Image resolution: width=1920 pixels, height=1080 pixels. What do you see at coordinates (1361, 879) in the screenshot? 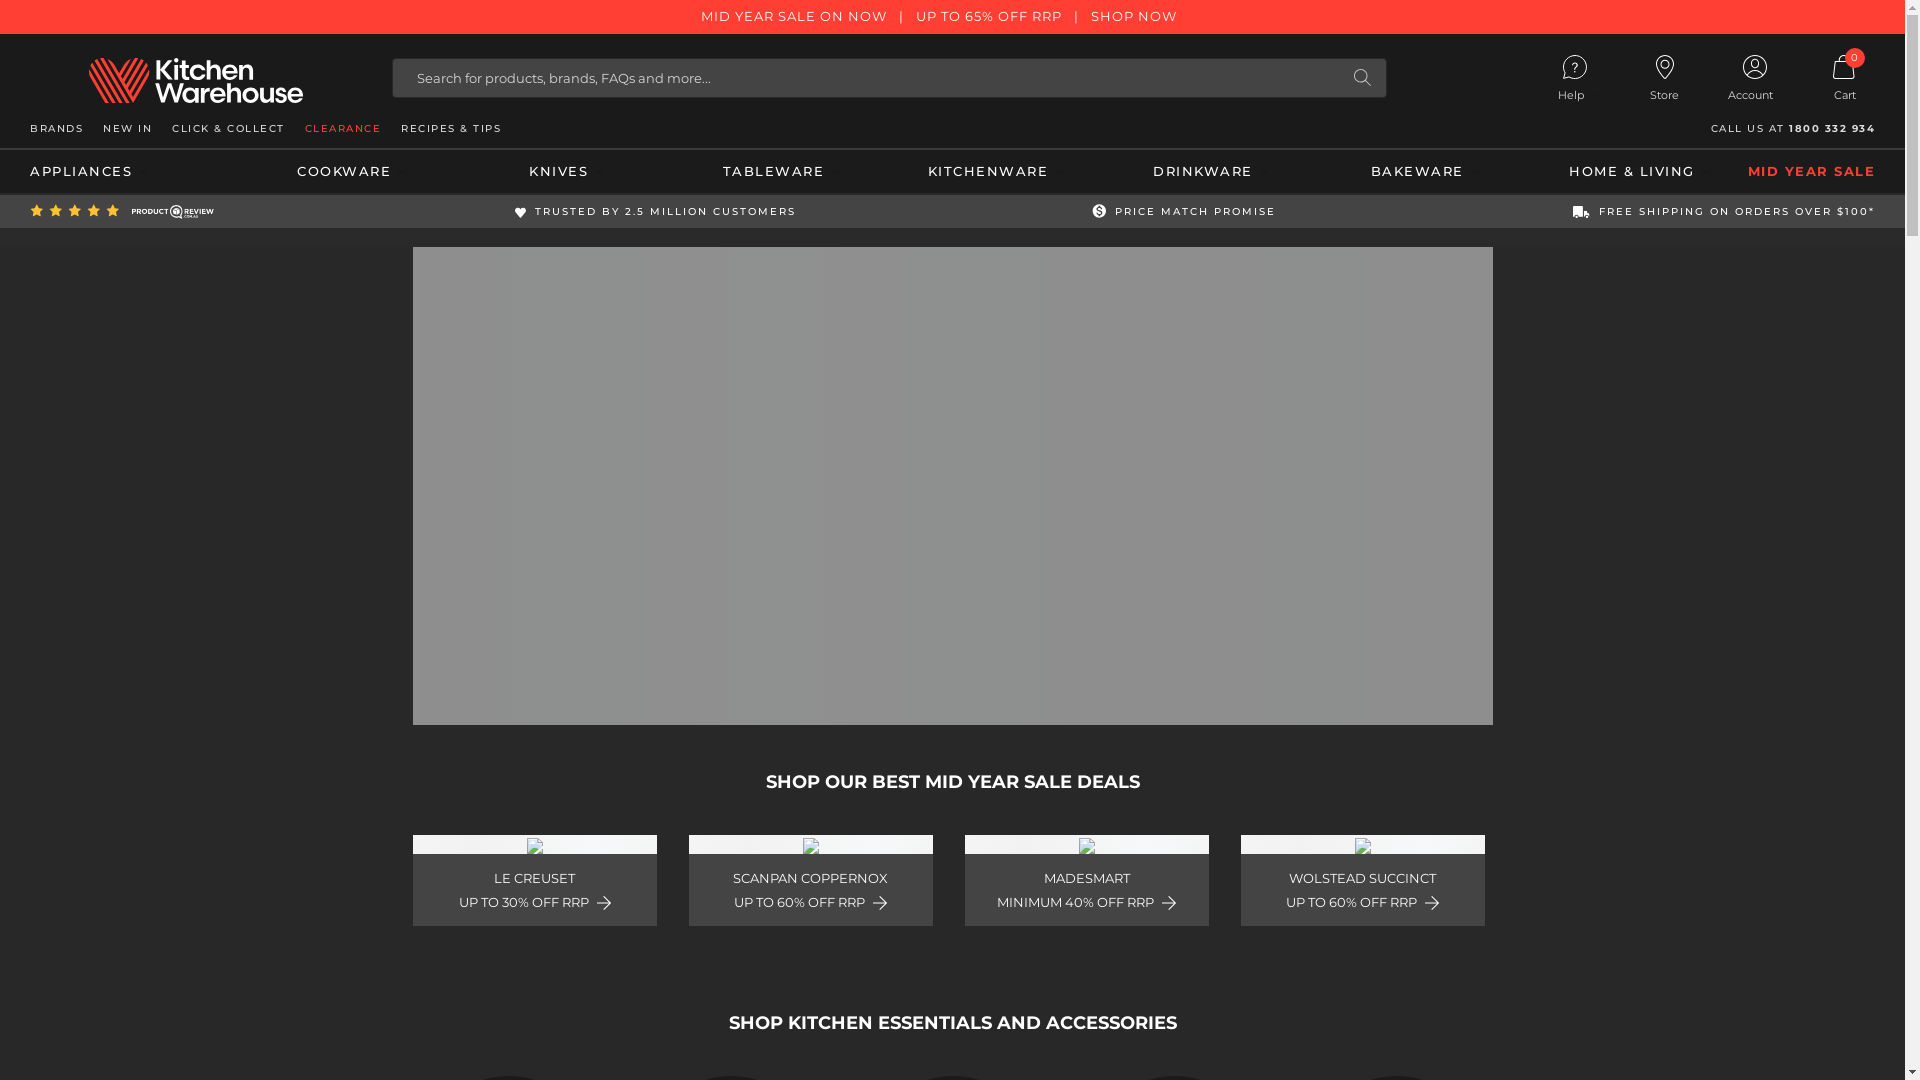
I see `'WOLSTEAD SUCCINCT` at bounding box center [1361, 879].